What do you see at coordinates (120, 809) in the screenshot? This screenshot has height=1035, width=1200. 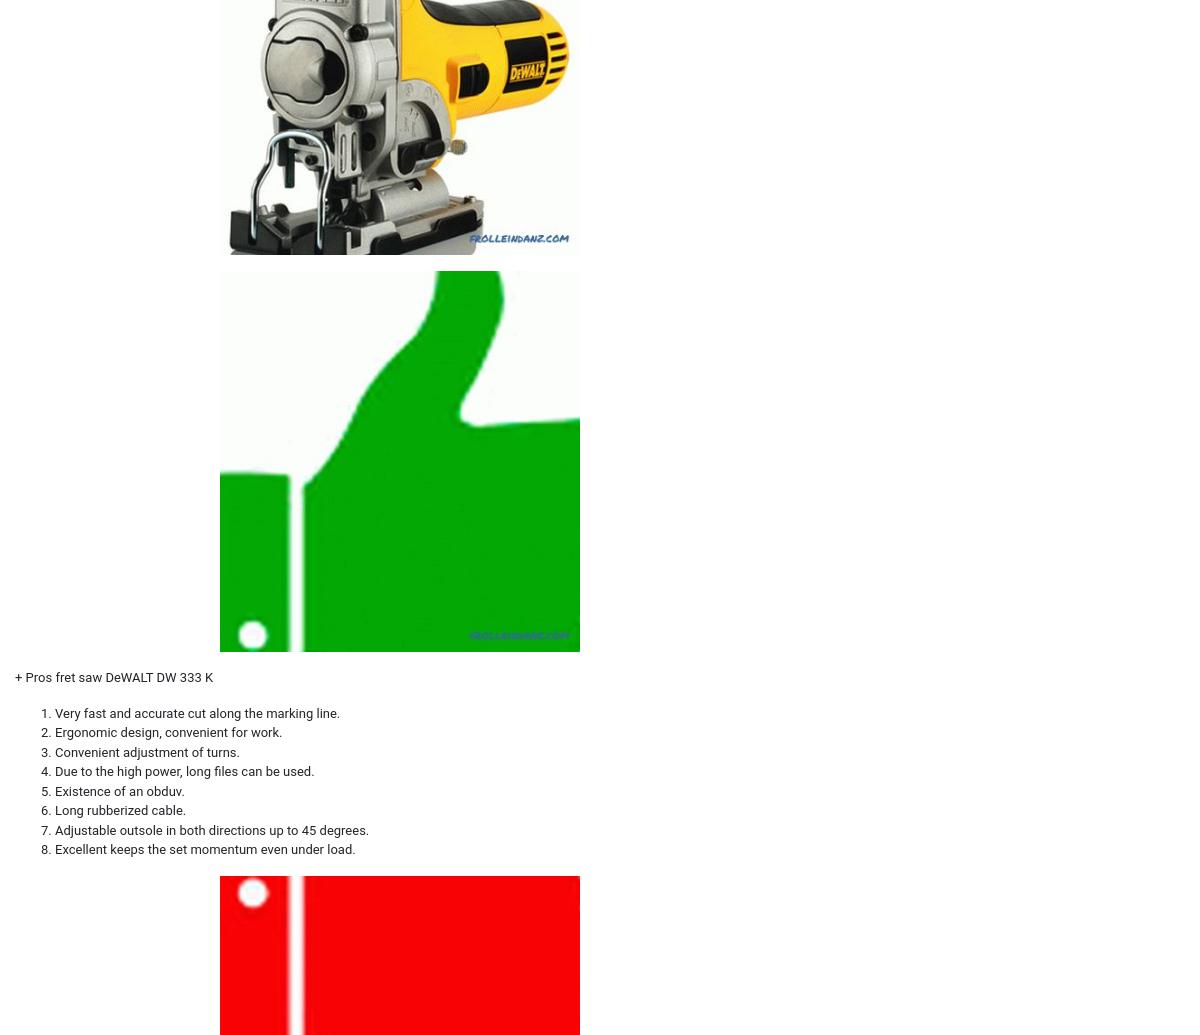 I see `'Long rubberized cable.'` at bounding box center [120, 809].